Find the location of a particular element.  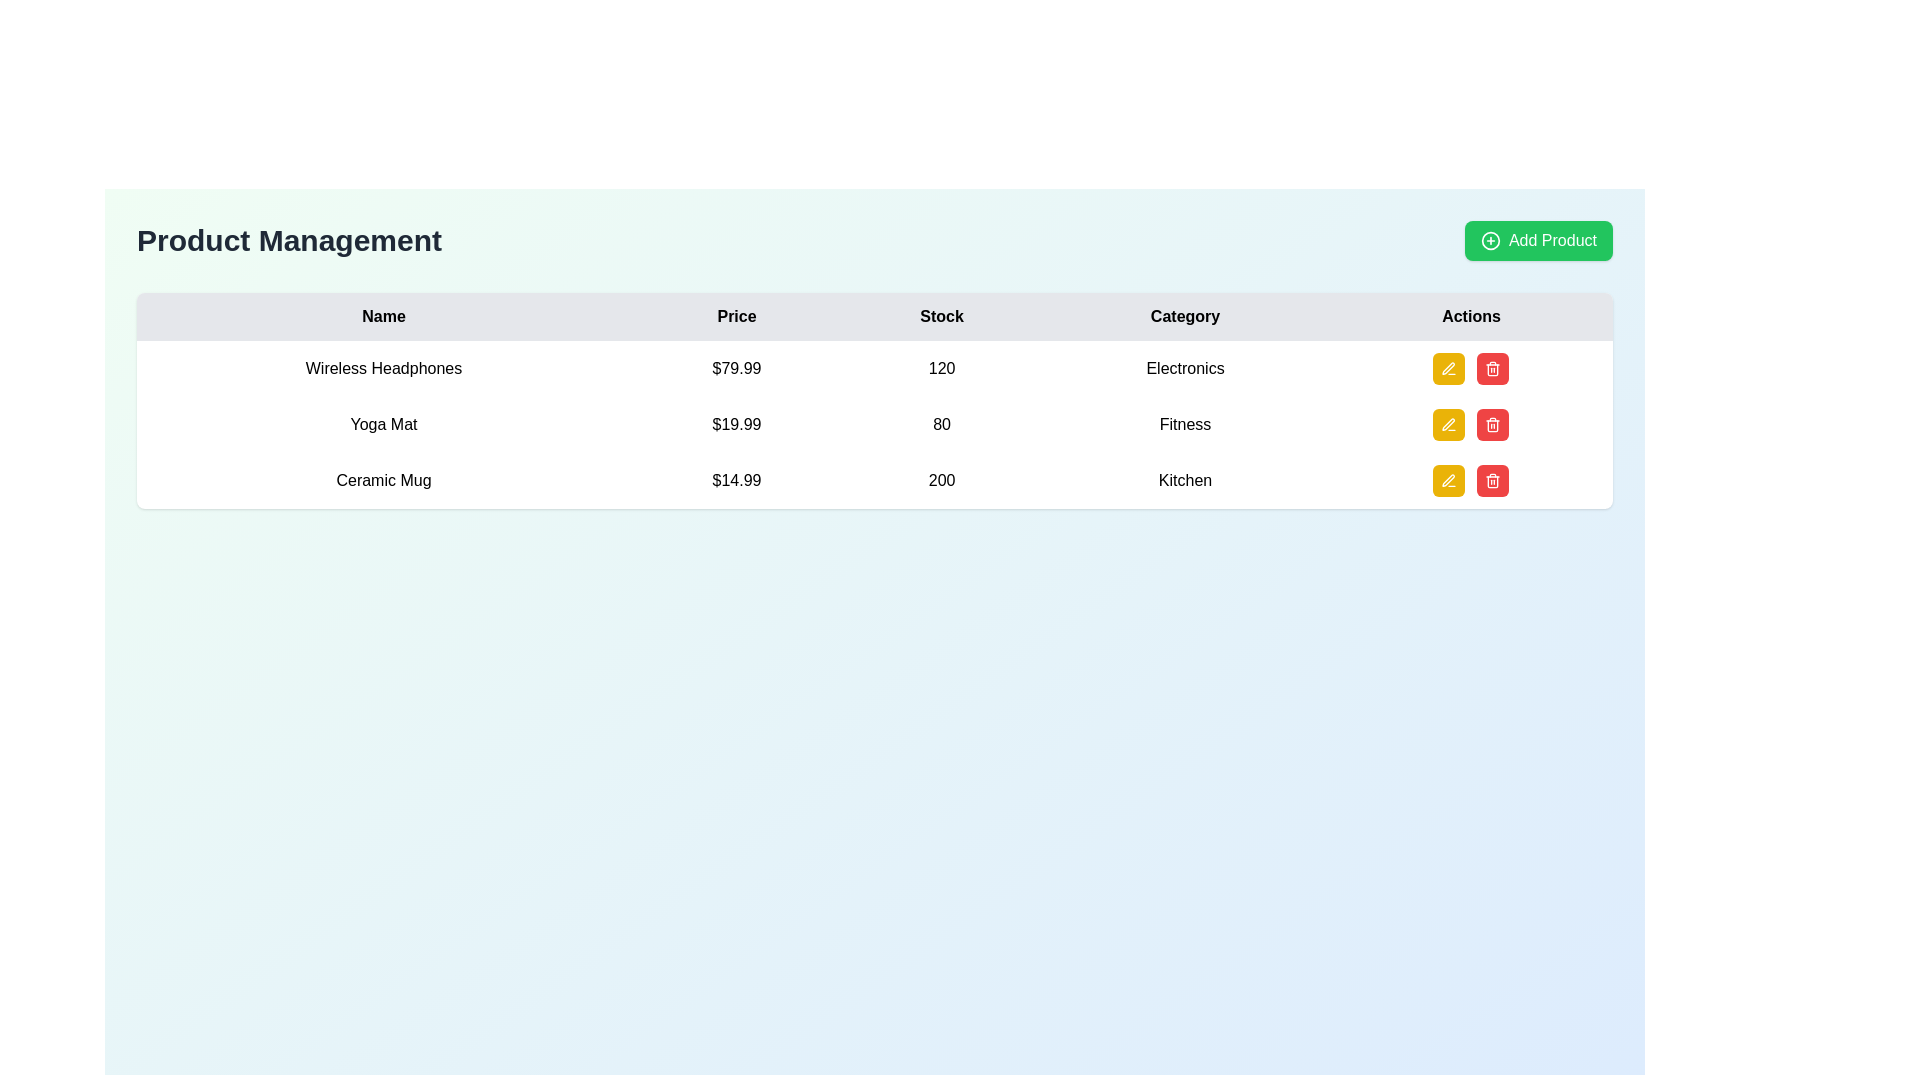

price value displayed in the Text Label that shows '$19.99', which is bold and black, located in the 'Price' column aligned with the Yoga Mat product entry is located at coordinates (736, 423).